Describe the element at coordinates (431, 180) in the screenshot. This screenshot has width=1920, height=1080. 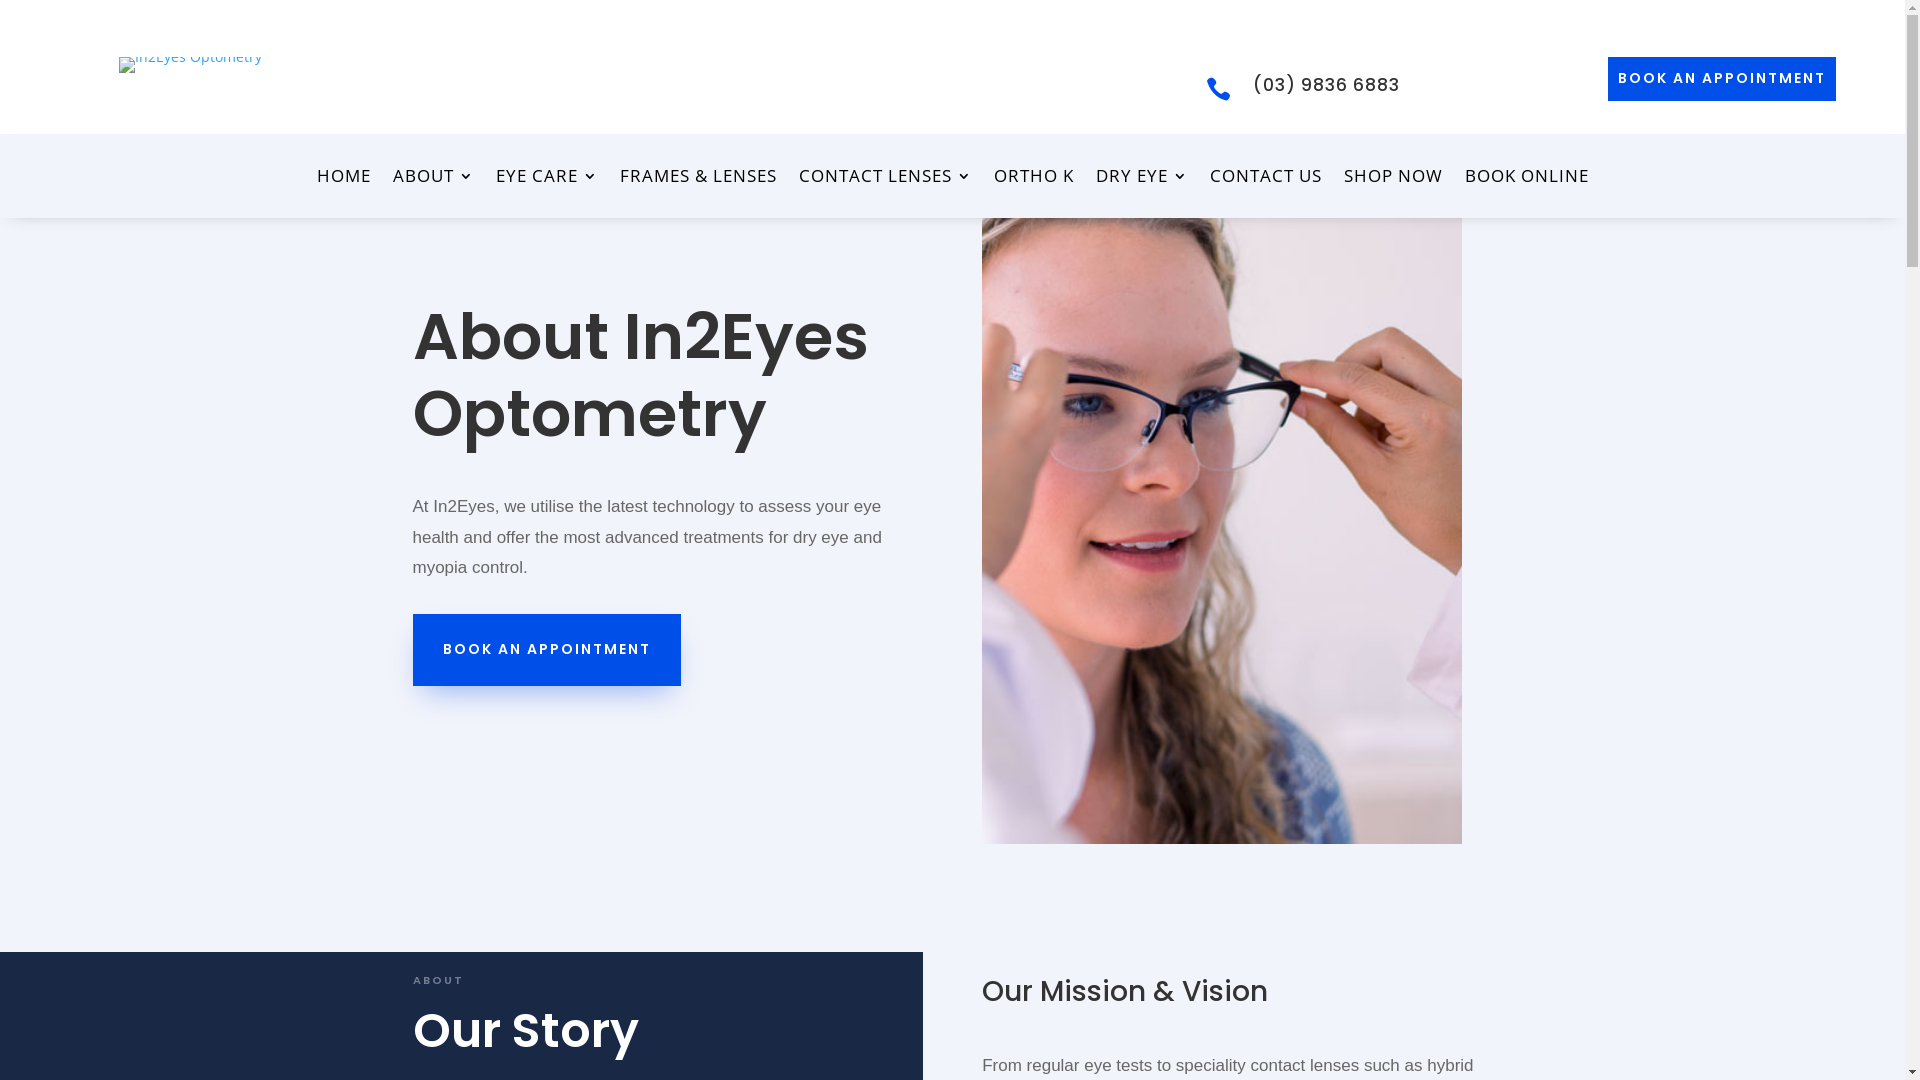
I see `'ABOUT'` at that location.